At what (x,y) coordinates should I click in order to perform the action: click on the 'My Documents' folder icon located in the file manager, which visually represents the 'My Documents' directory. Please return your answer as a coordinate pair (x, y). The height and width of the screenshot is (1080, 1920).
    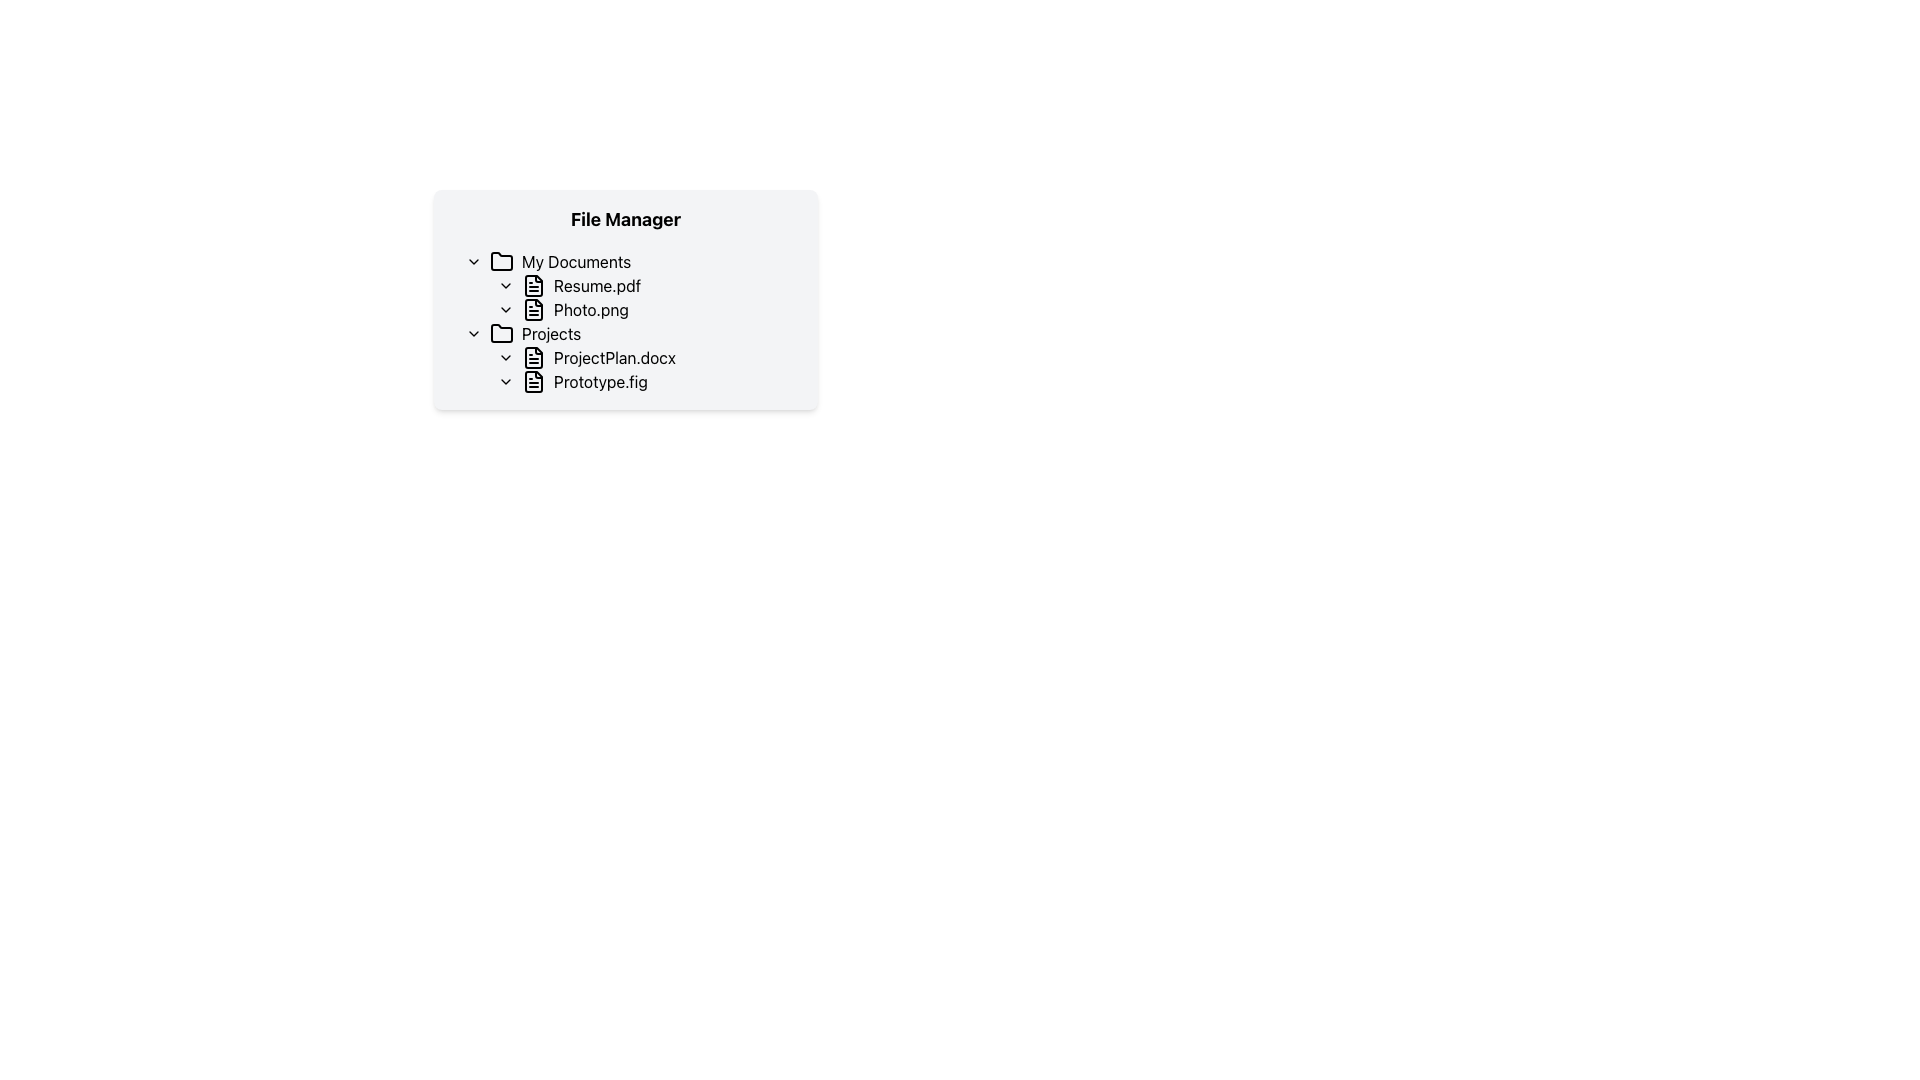
    Looking at the image, I should click on (502, 260).